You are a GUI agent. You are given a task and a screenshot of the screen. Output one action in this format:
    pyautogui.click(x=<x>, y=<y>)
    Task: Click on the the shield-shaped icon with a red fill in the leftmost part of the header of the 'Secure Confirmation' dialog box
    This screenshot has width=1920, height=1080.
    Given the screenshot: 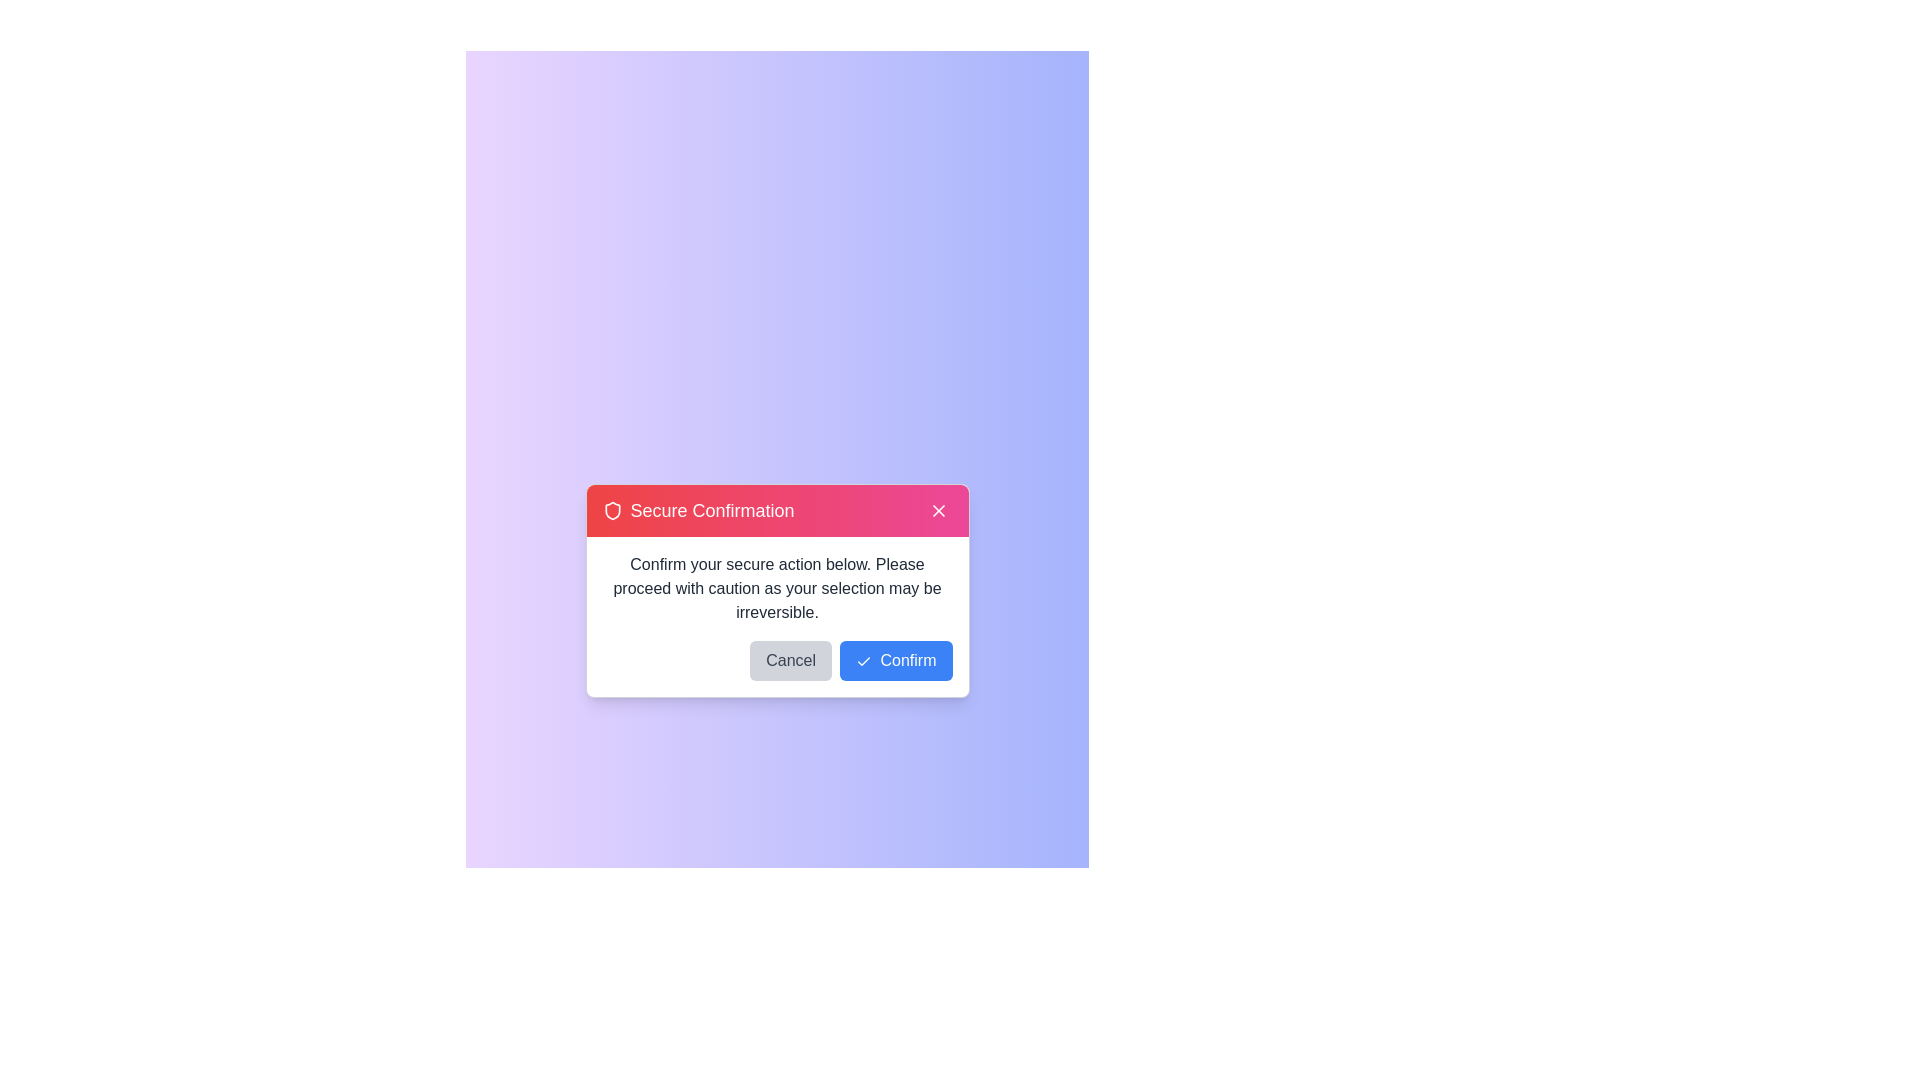 What is the action you would take?
    pyautogui.click(x=611, y=509)
    